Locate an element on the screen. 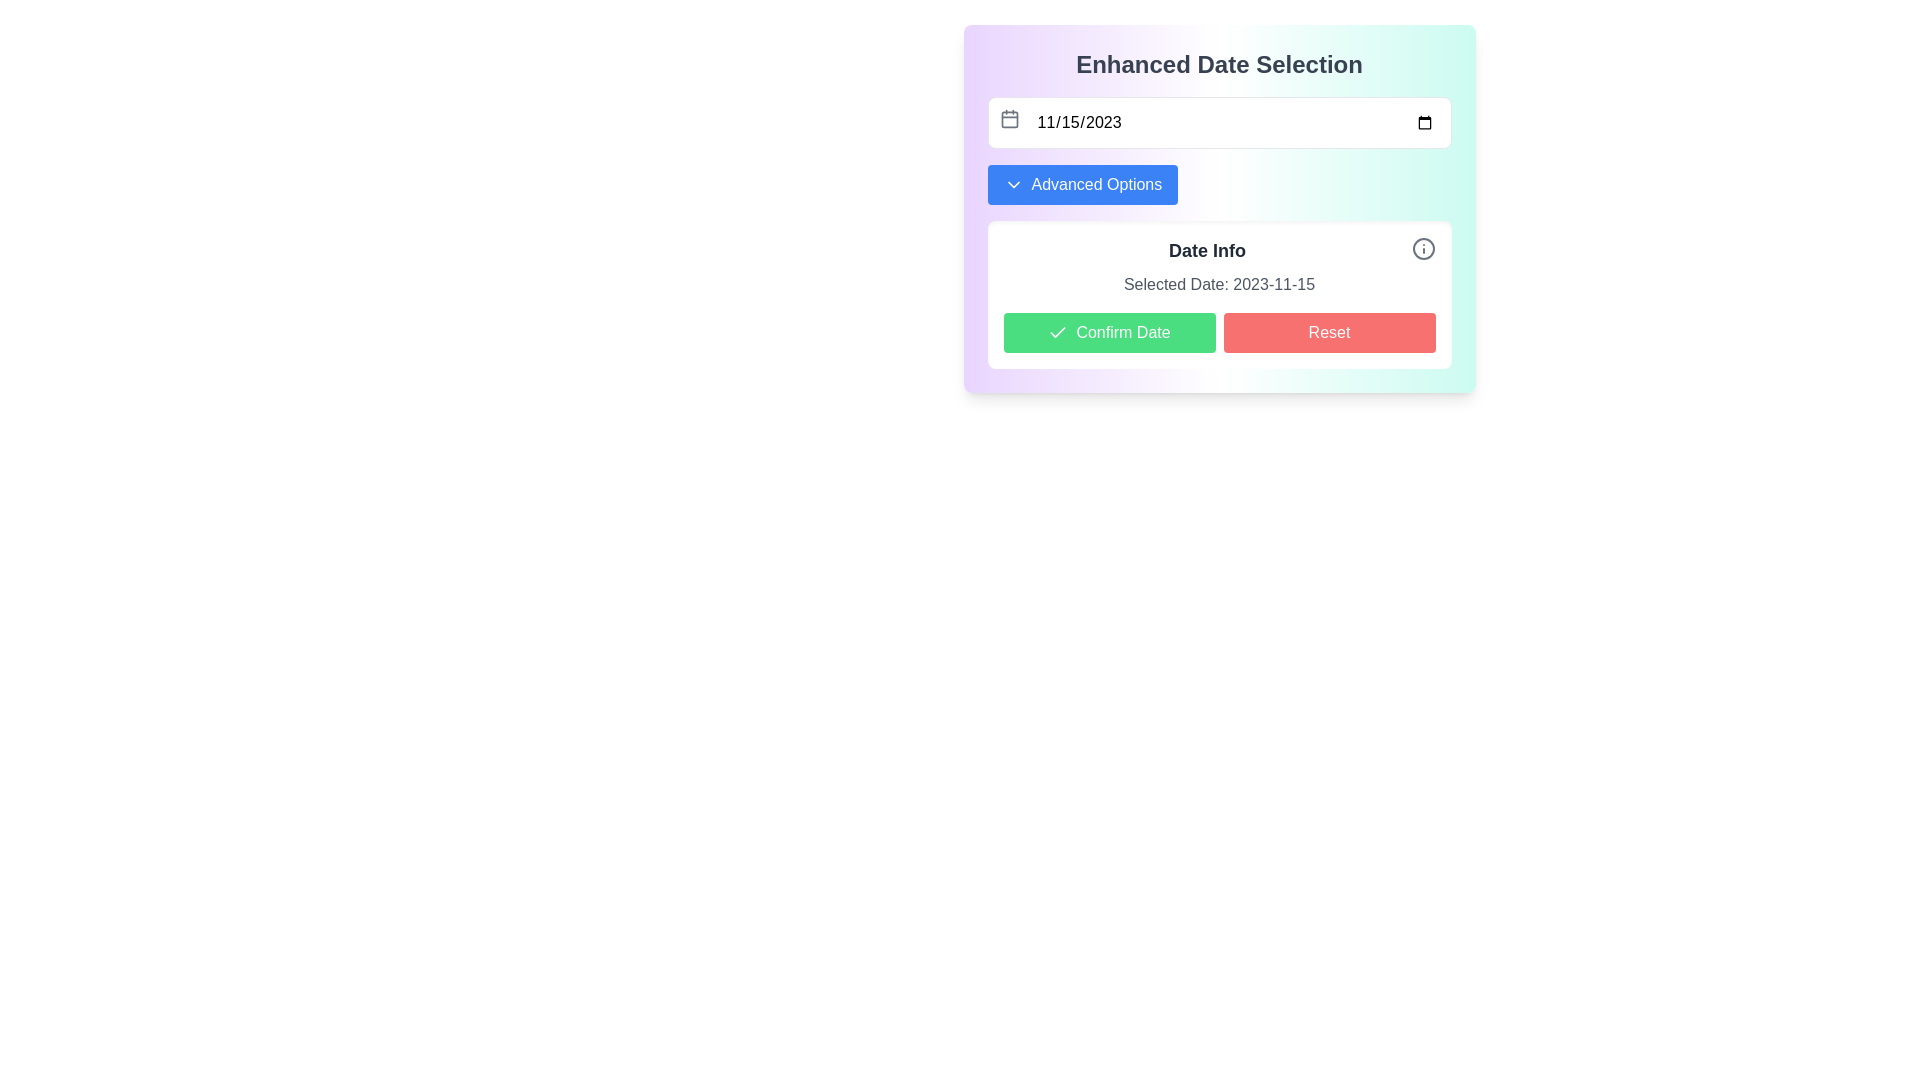 Image resolution: width=1920 pixels, height=1080 pixels. the button used is located at coordinates (1081, 185).